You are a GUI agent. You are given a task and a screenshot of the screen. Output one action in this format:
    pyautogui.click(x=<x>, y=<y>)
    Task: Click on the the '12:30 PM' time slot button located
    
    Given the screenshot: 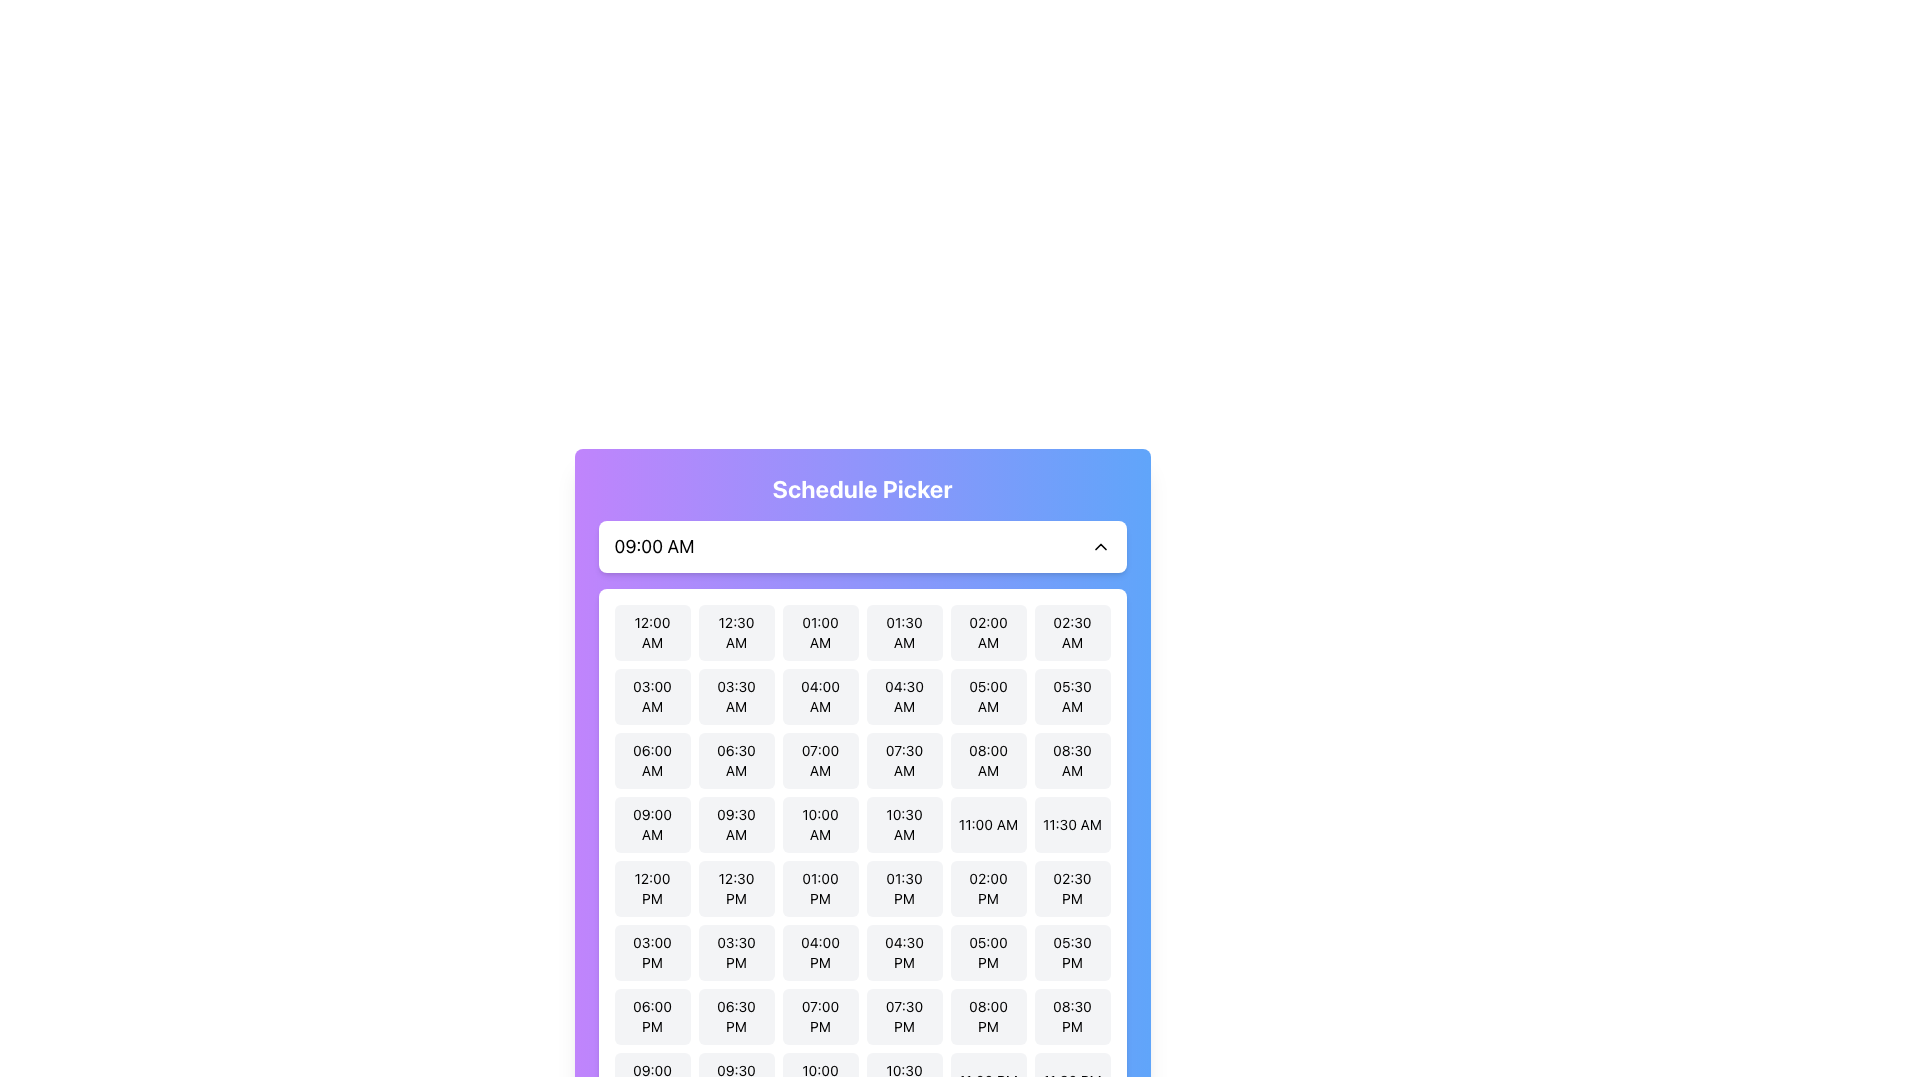 What is the action you would take?
    pyautogui.click(x=735, y=887)
    